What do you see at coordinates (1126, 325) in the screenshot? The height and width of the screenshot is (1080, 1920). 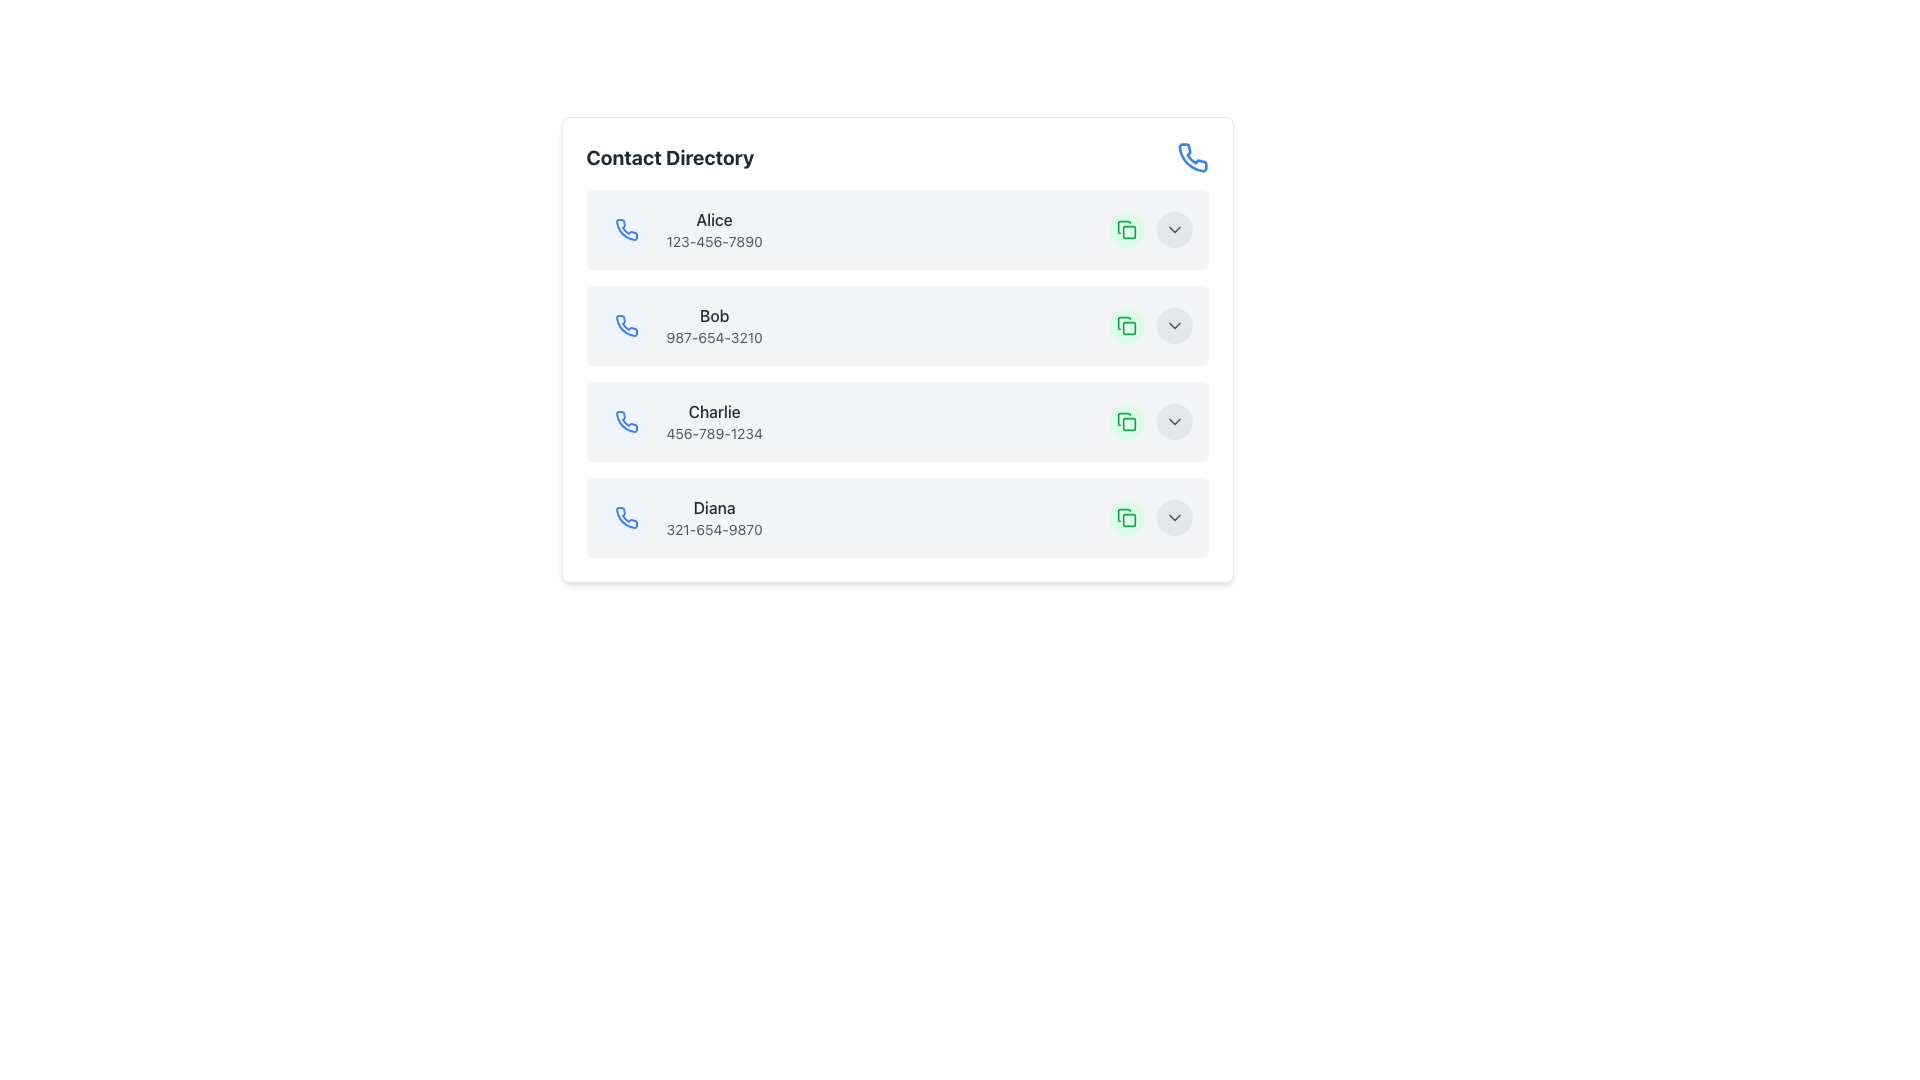 I see `the circular green button with a copy icon for the contact entry labeled 'Bob' in the second row of the contact directory list to copy the information` at bounding box center [1126, 325].